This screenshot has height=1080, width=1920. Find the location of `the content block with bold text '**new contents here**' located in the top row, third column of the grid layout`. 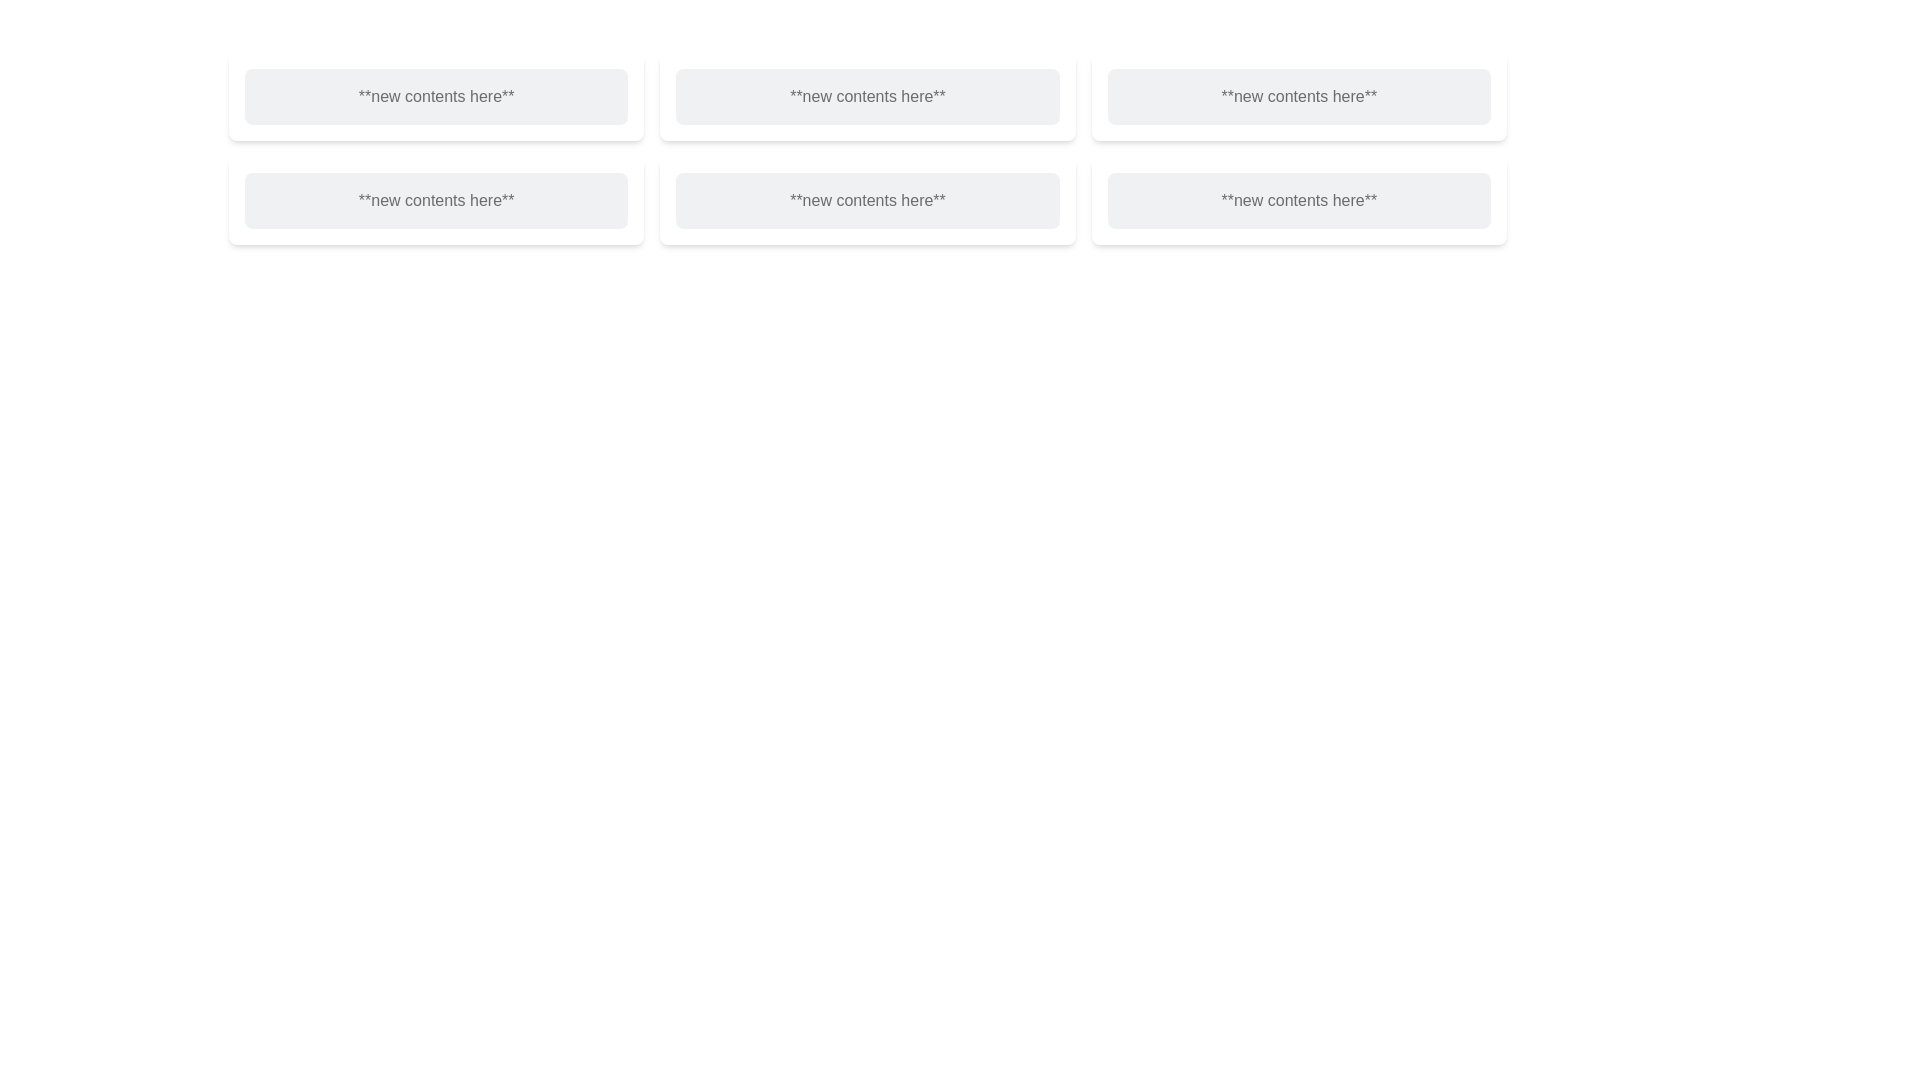

the content block with bold text '**new contents here**' located in the top row, third column of the grid layout is located at coordinates (1299, 96).